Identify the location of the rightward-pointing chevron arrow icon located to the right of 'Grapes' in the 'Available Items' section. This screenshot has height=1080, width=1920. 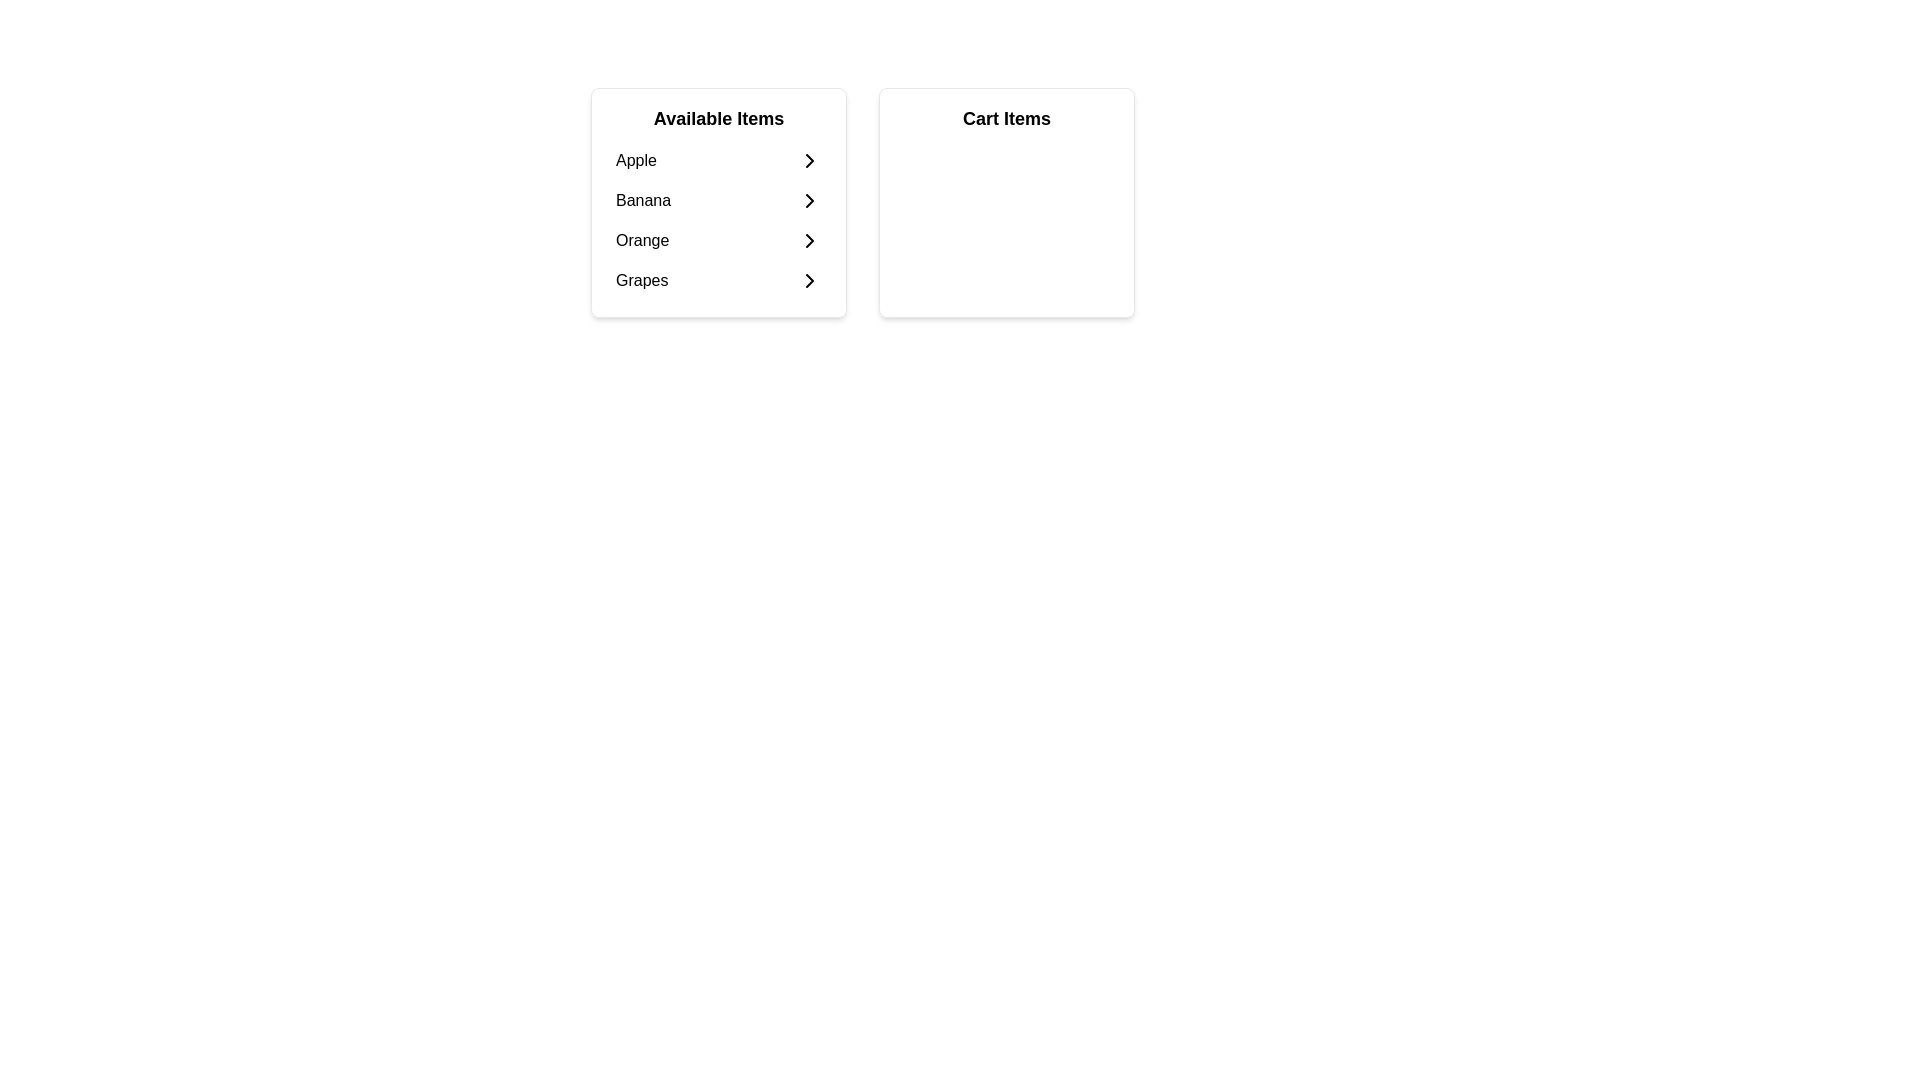
(810, 281).